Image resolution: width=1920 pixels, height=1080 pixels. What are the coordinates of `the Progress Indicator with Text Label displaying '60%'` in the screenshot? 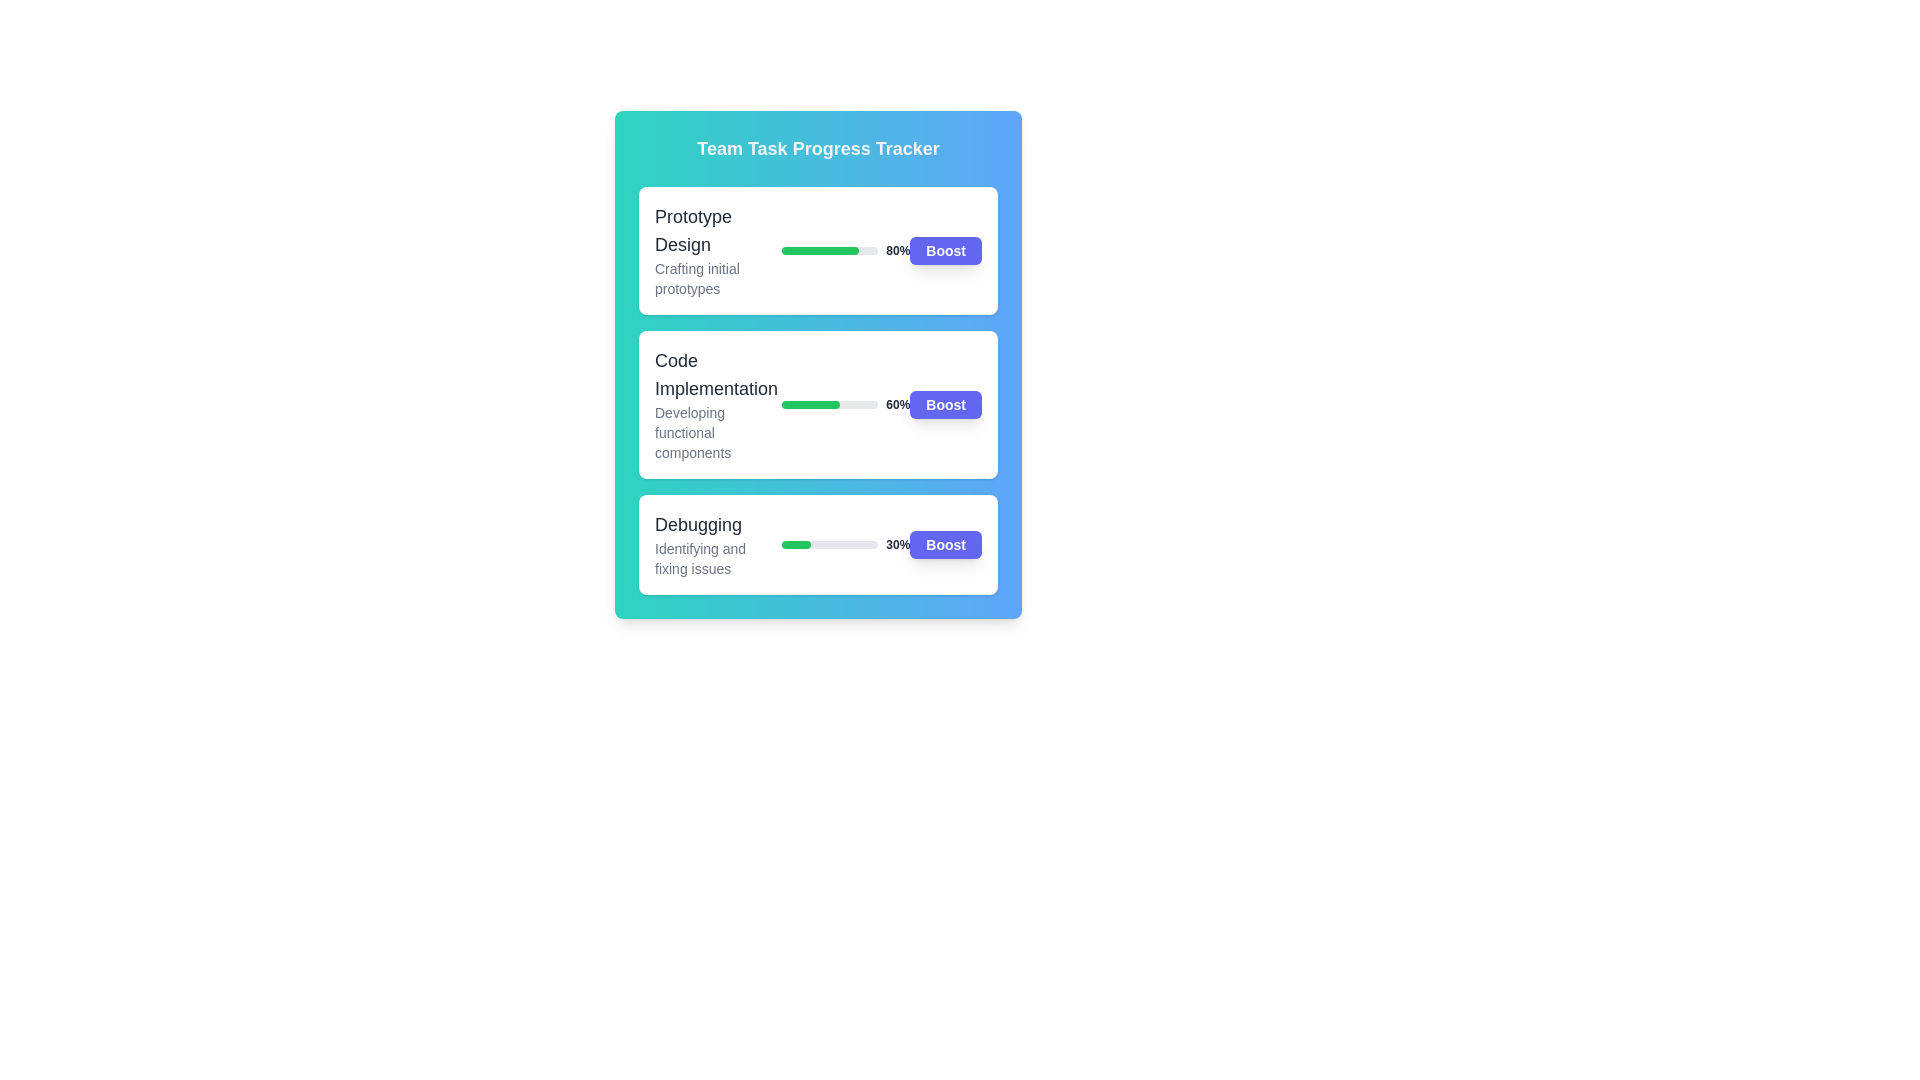 It's located at (846, 405).